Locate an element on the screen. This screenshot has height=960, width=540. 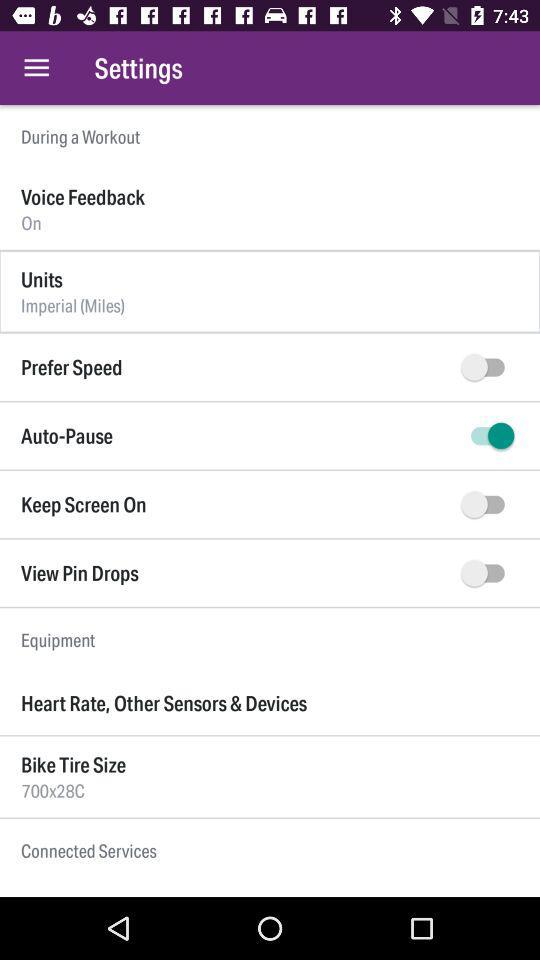
prefer speed option on is located at coordinates (486, 366).